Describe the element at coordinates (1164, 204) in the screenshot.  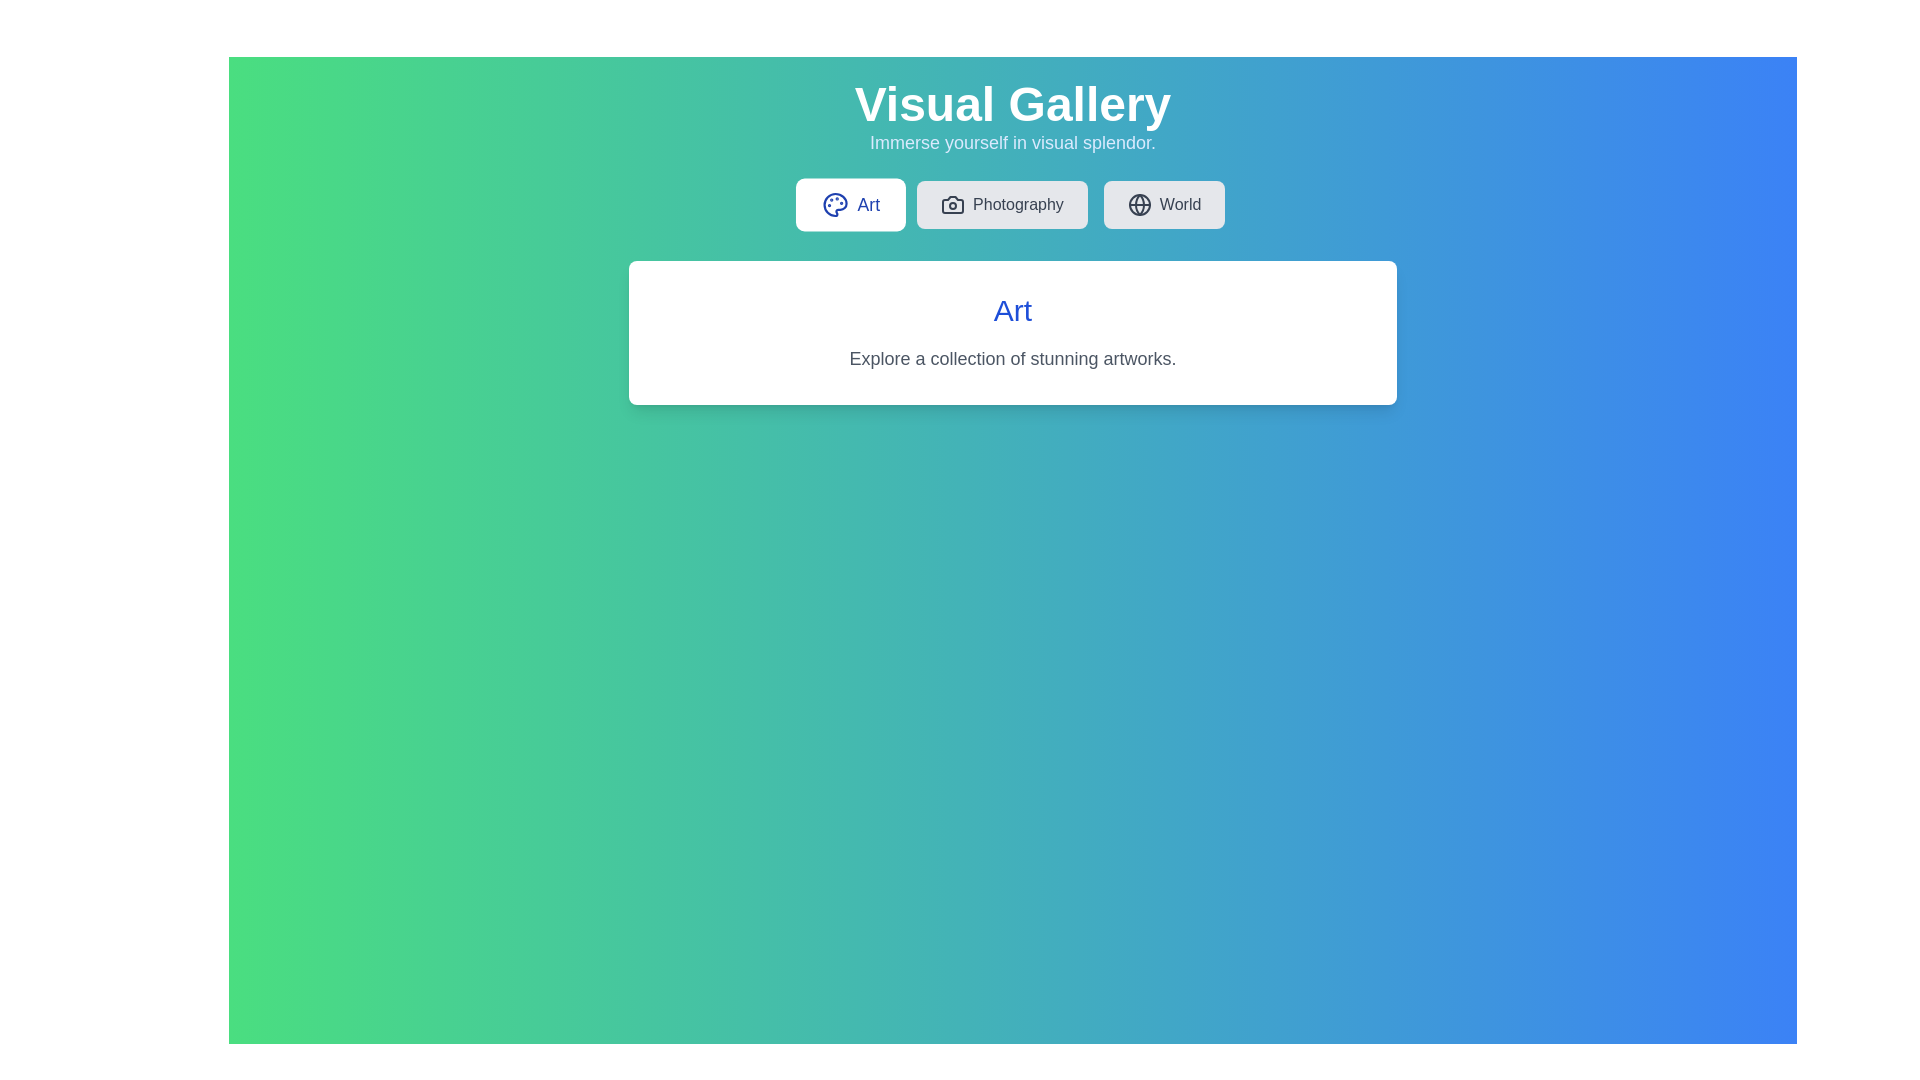
I see `the tab labeled World to view its content` at that location.